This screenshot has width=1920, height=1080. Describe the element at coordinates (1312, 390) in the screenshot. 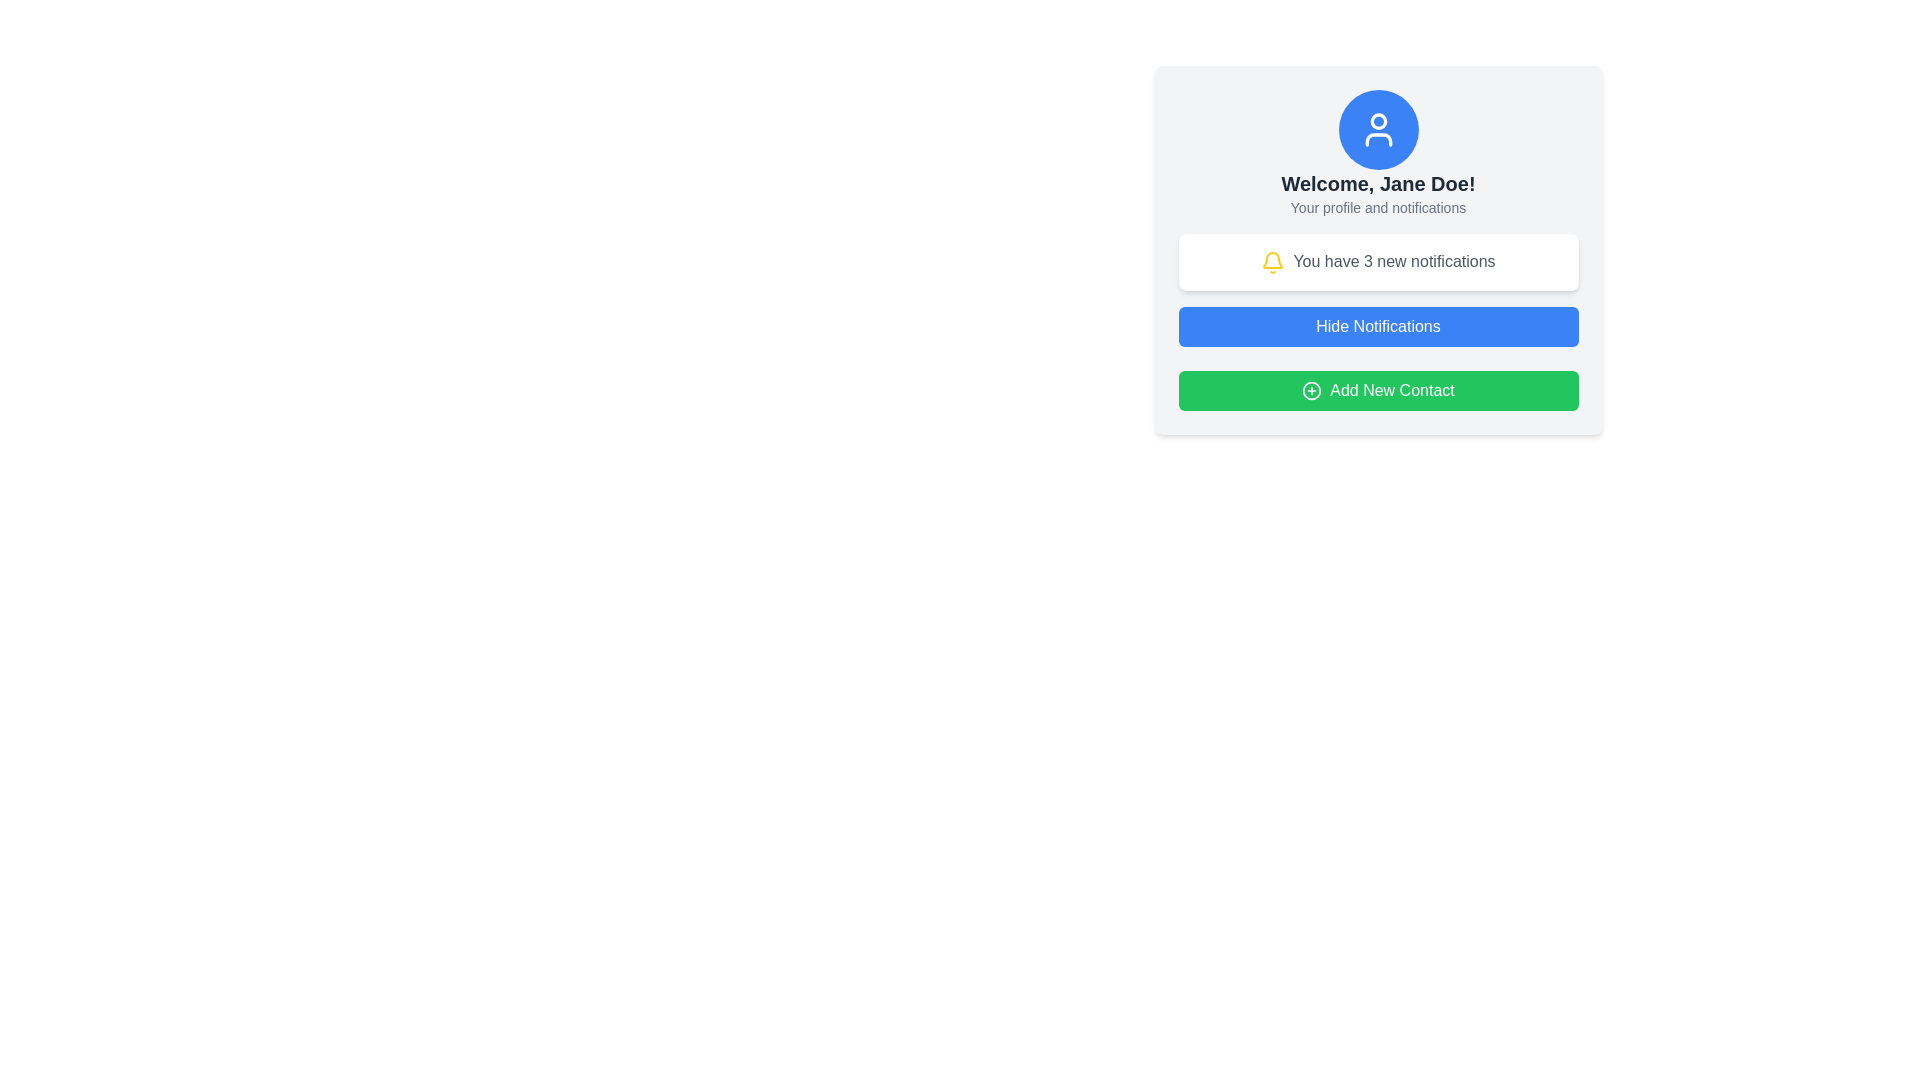

I see `the decorative icon within the 'Add New Contact' button, which symbolizes addition or creation, located to the left of the button's text` at that location.